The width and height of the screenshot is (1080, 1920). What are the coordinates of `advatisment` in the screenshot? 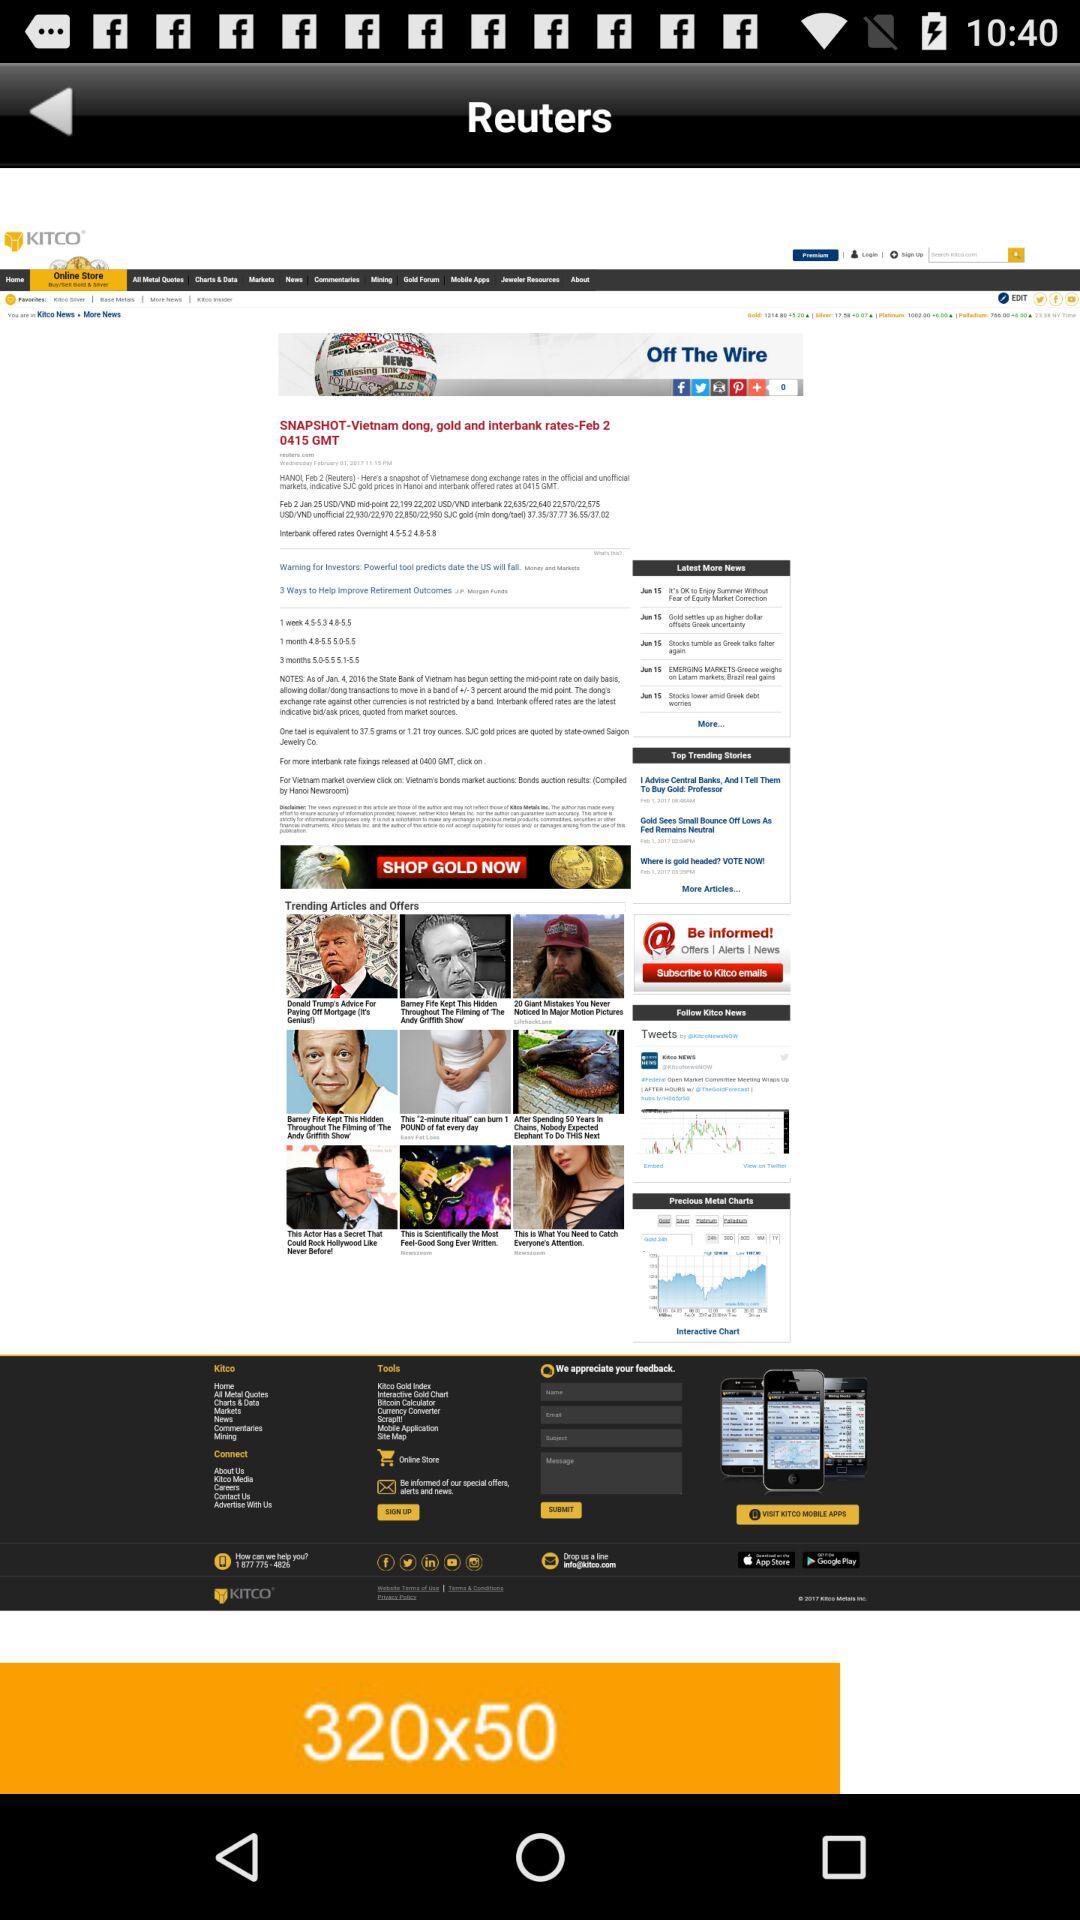 It's located at (540, 914).